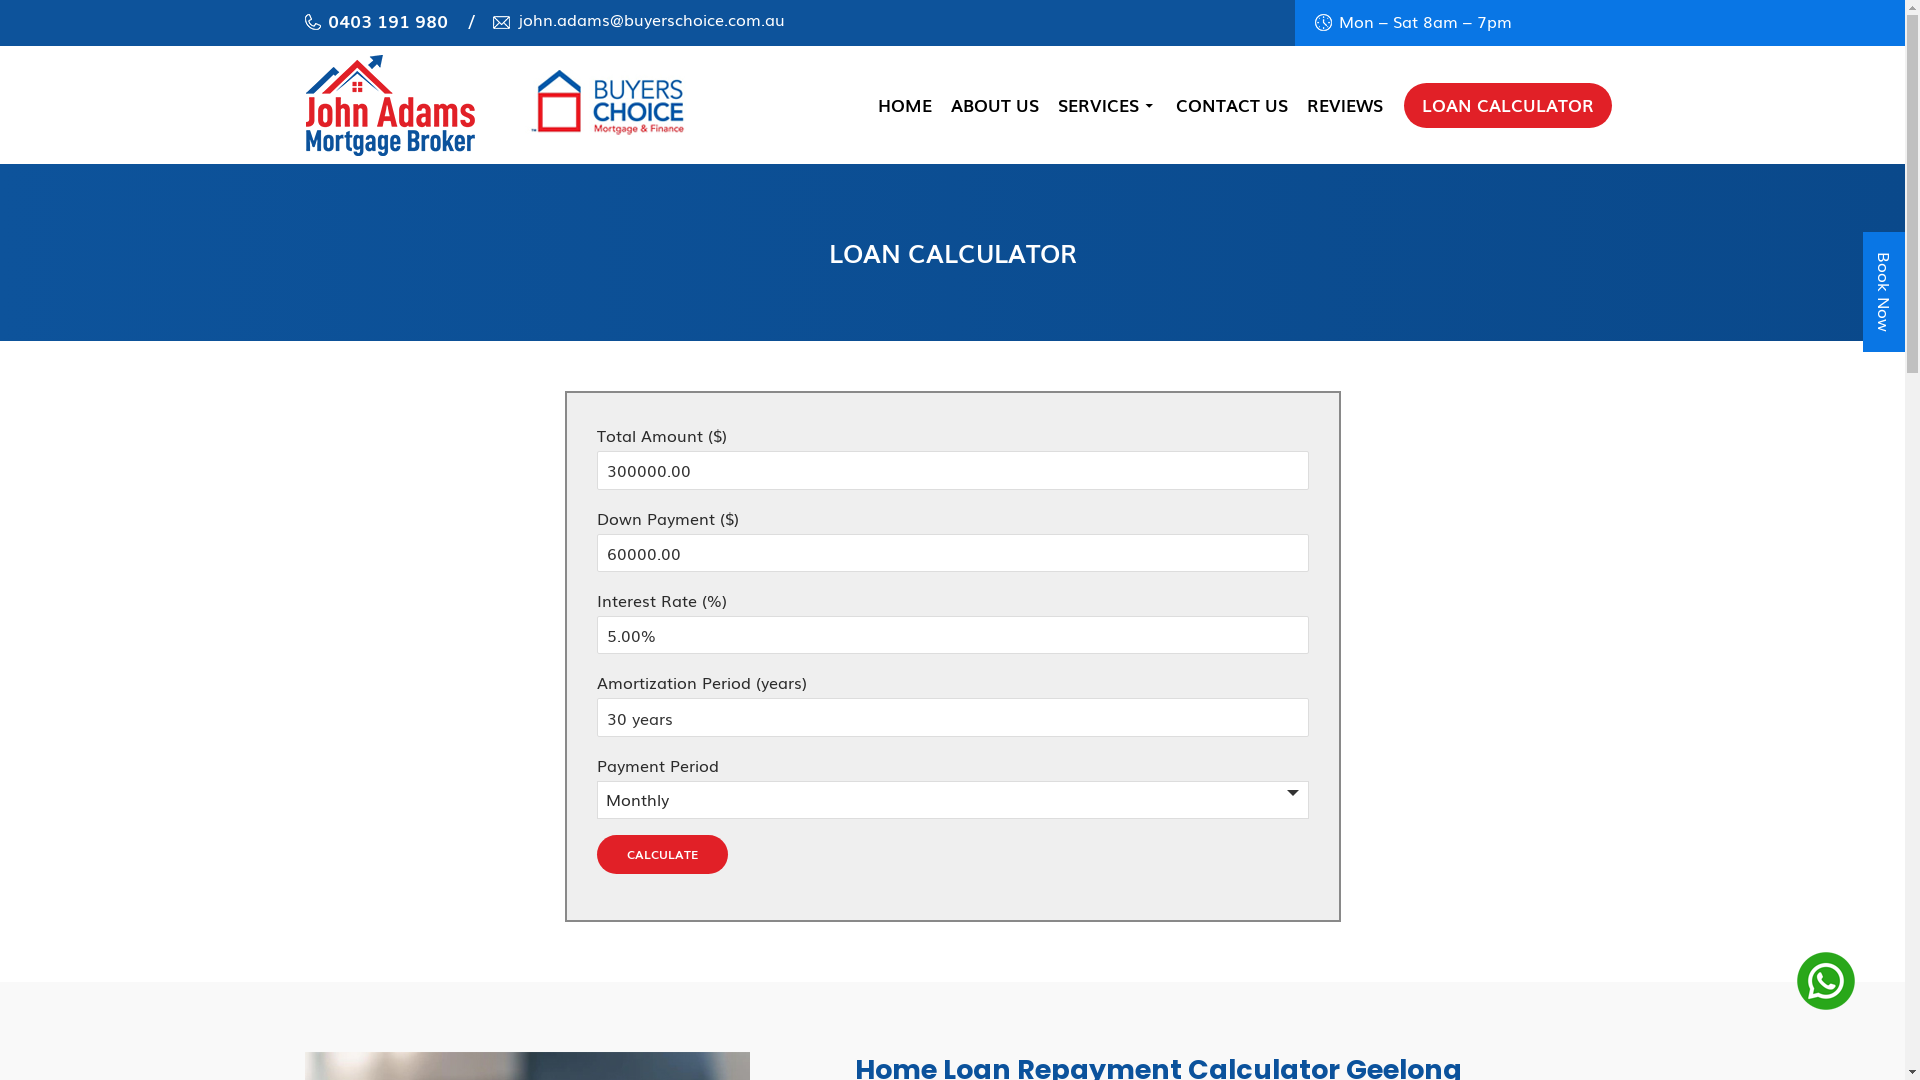 This screenshot has height=1080, width=1920. What do you see at coordinates (375, 19) in the screenshot?
I see `'0403 191 980'` at bounding box center [375, 19].